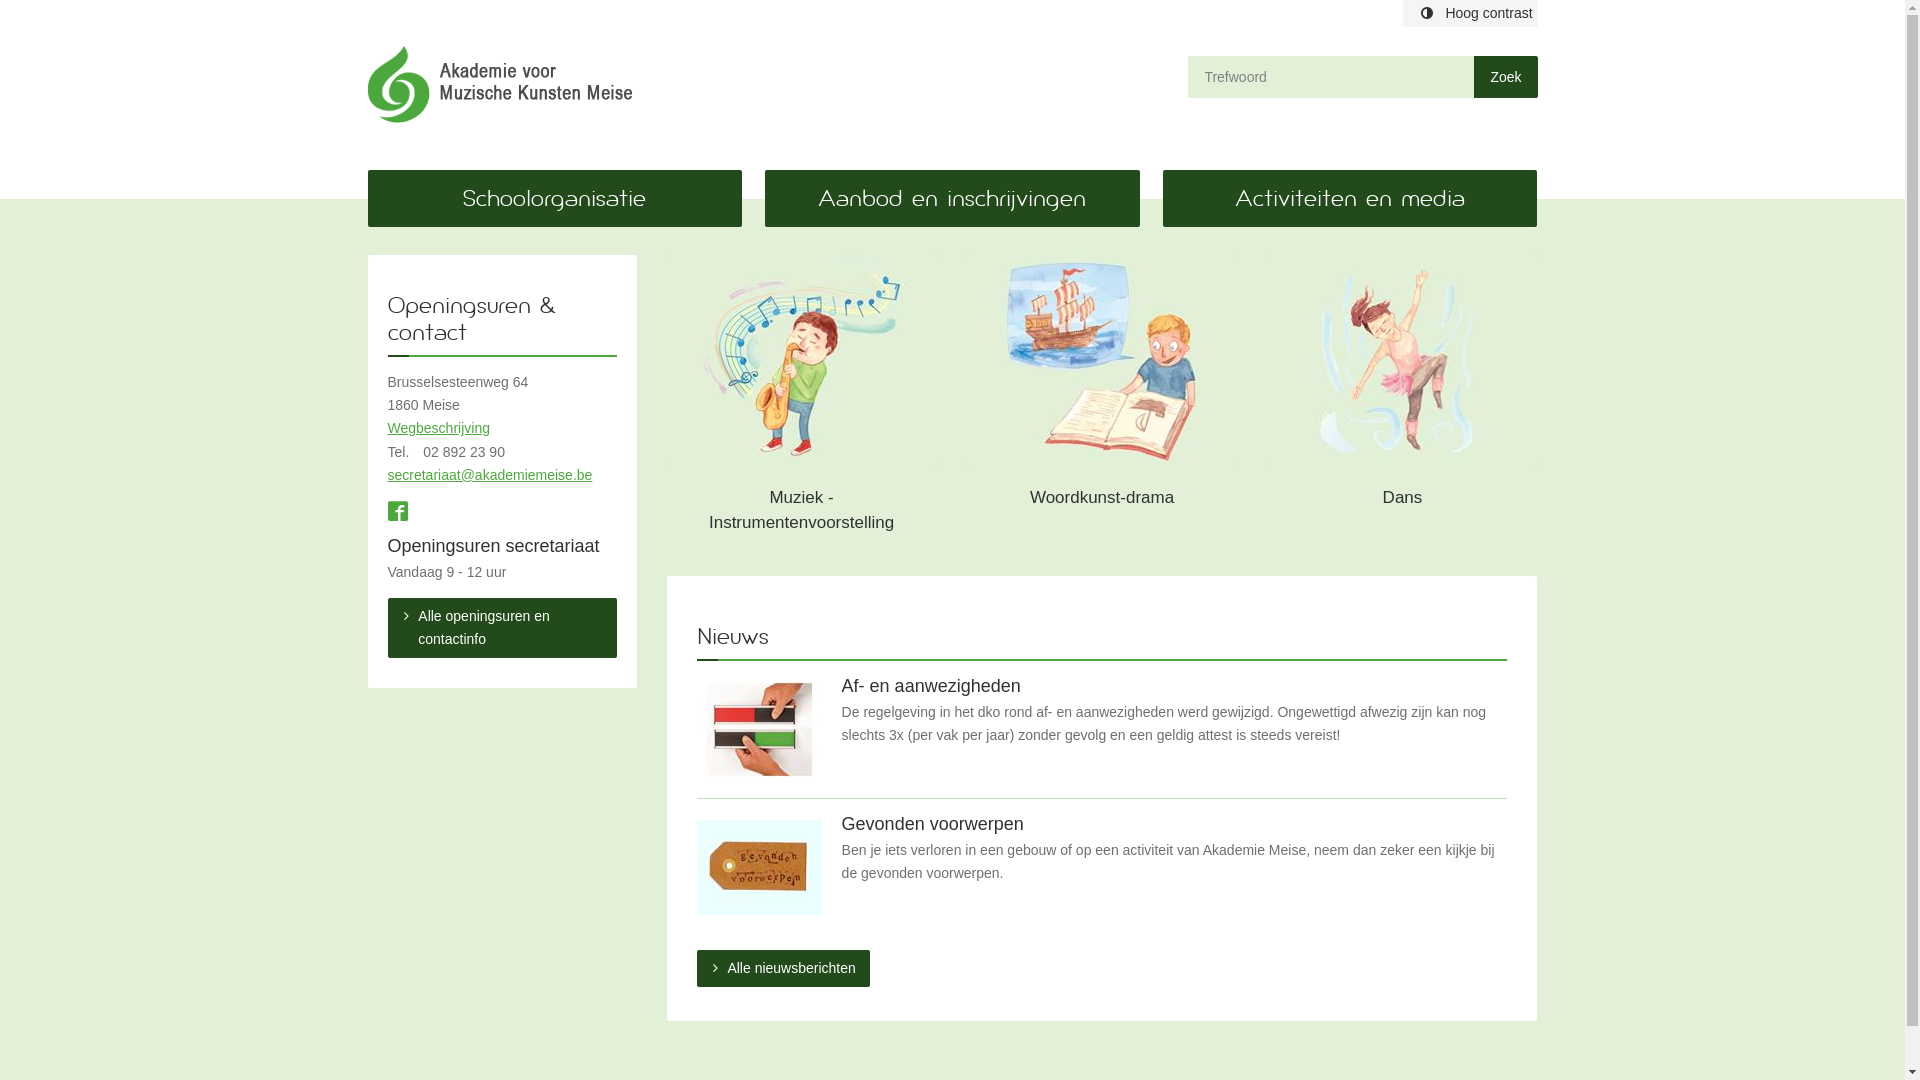 This screenshot has height=1080, width=1920. Describe the element at coordinates (398, 512) in the screenshot. I see `'Facebook'` at that location.